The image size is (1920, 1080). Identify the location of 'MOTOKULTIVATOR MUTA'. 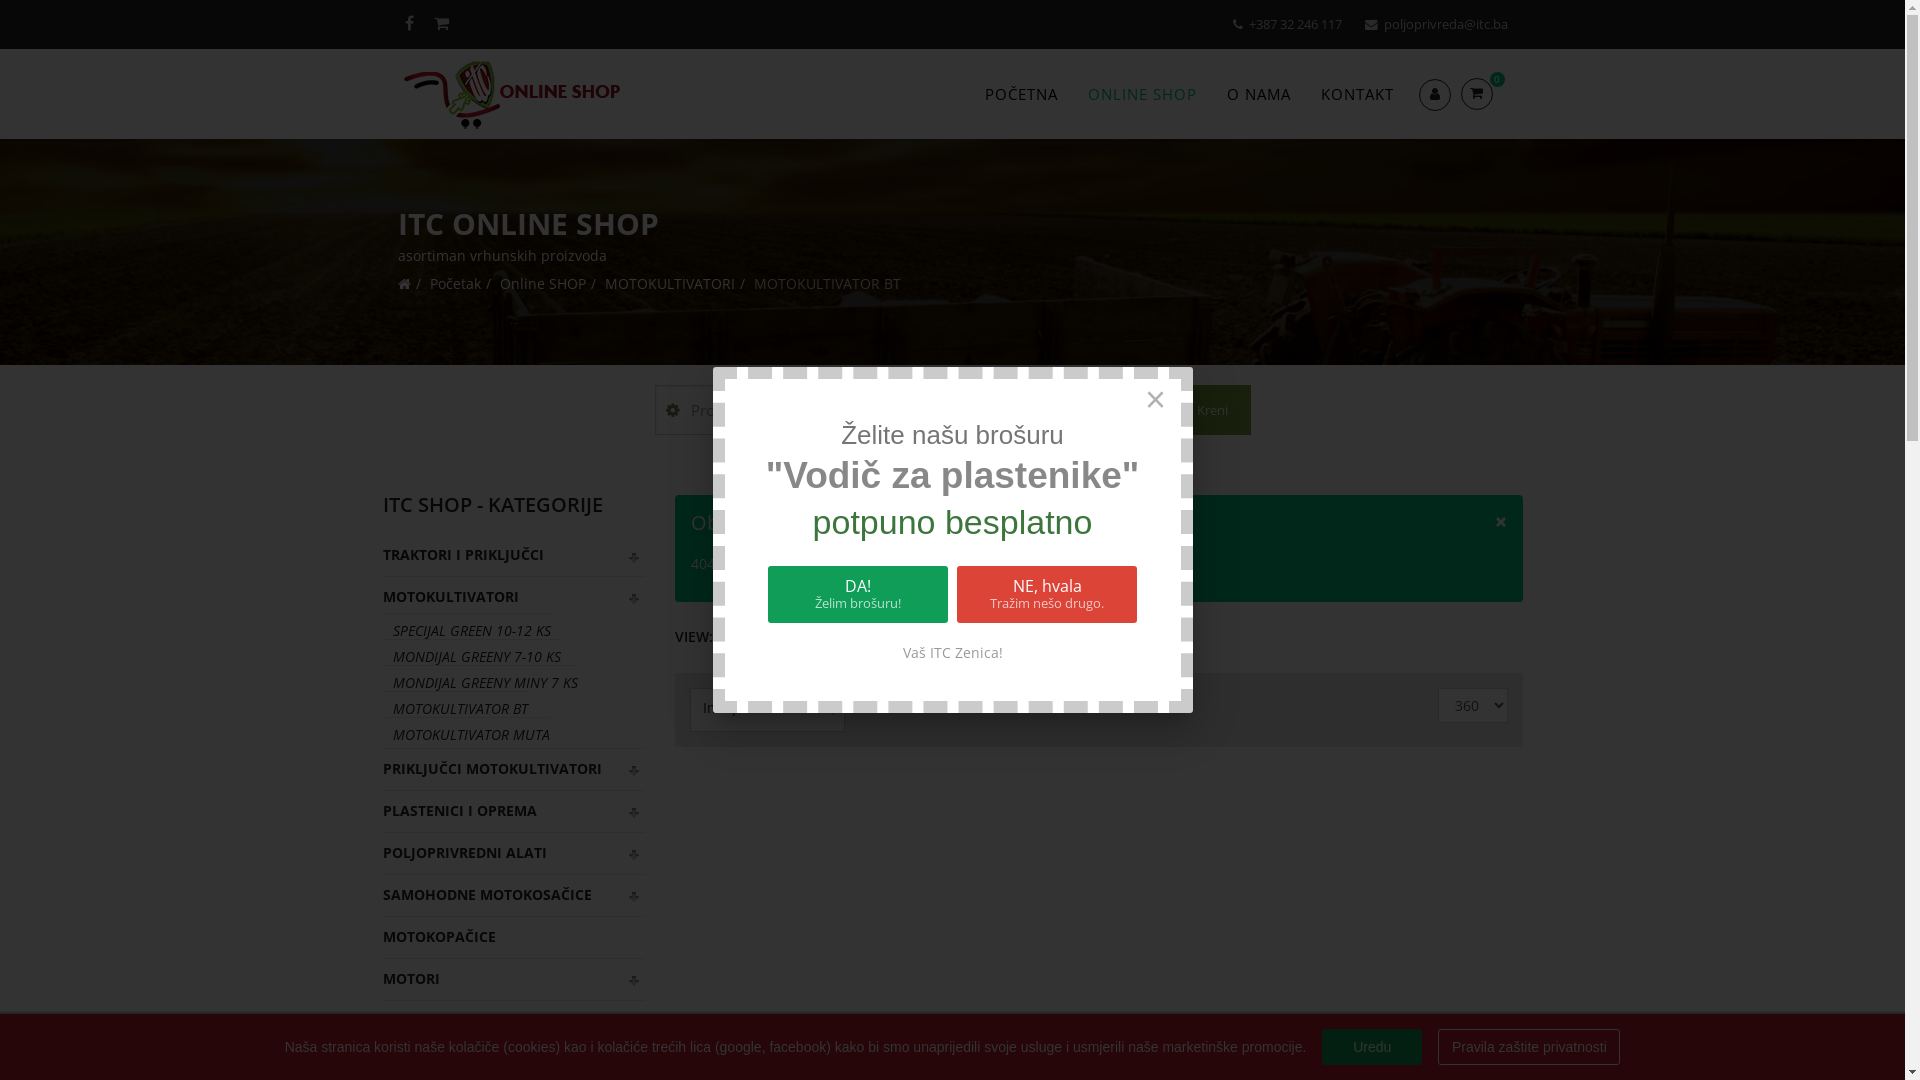
(464, 734).